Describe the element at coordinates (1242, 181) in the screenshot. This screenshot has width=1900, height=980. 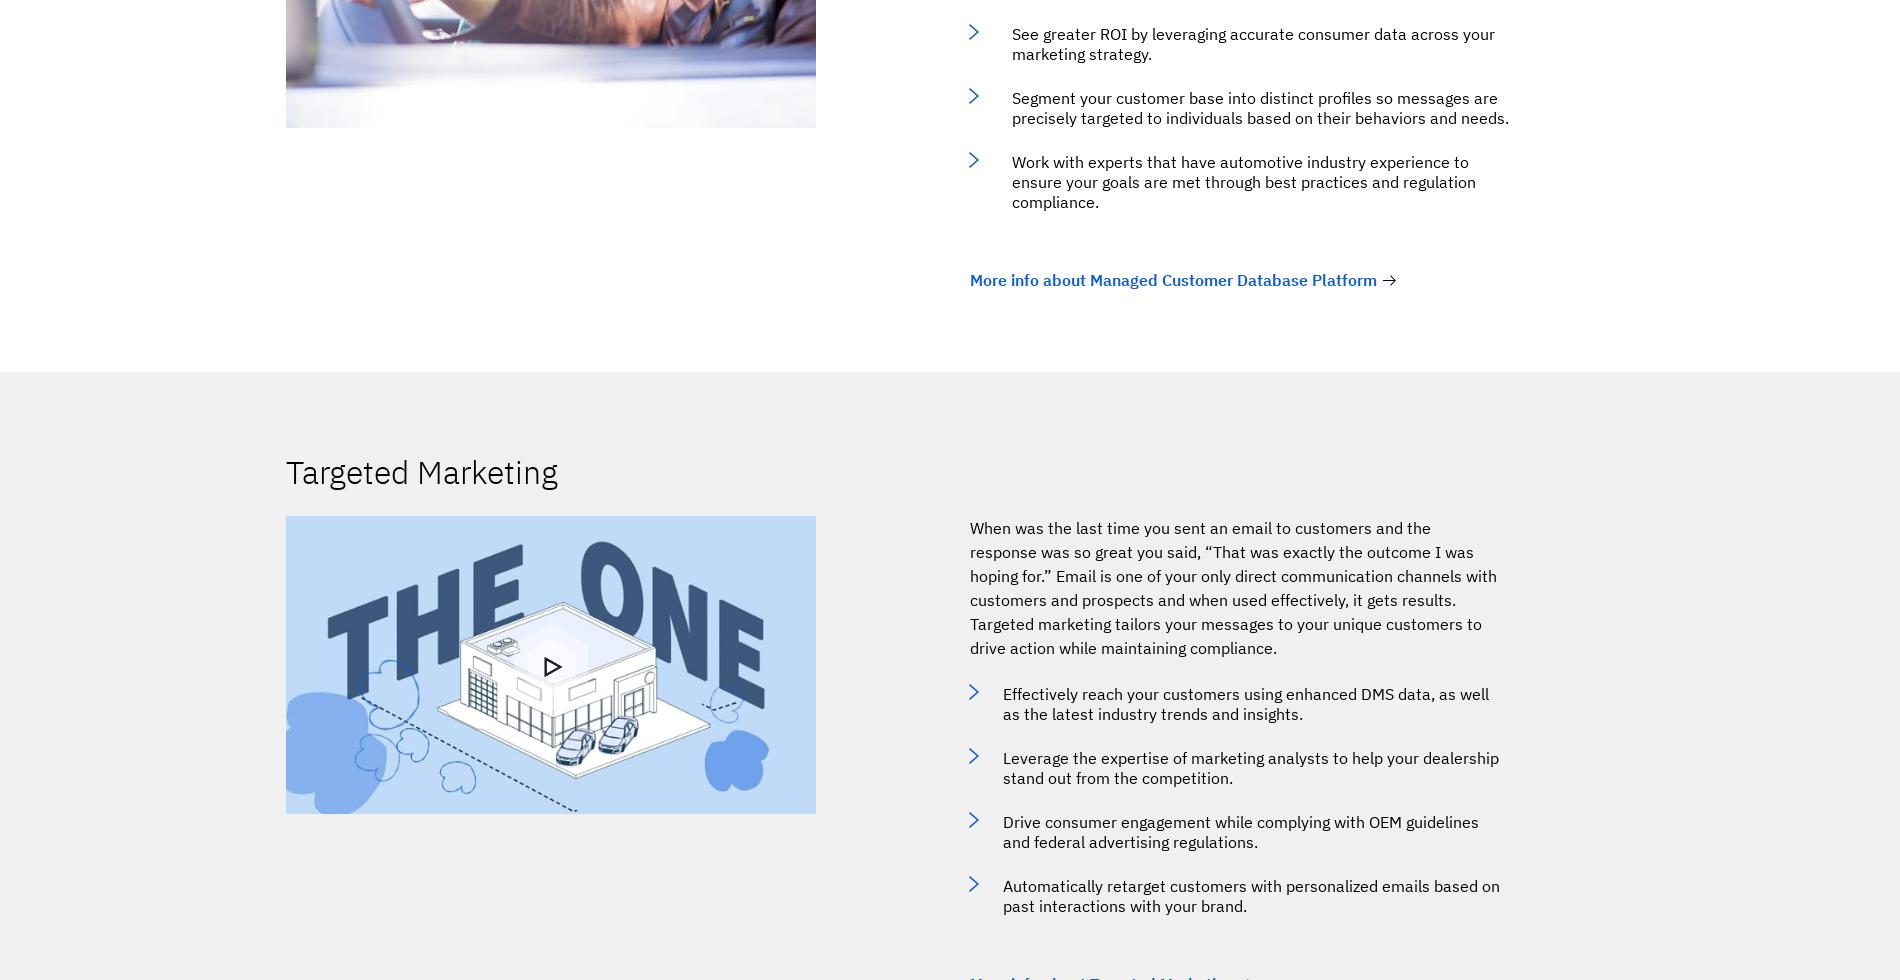
I see `'Work with experts that have automotive industry experience to ensure your goals are met through best practices and regulation compliance.'` at that location.